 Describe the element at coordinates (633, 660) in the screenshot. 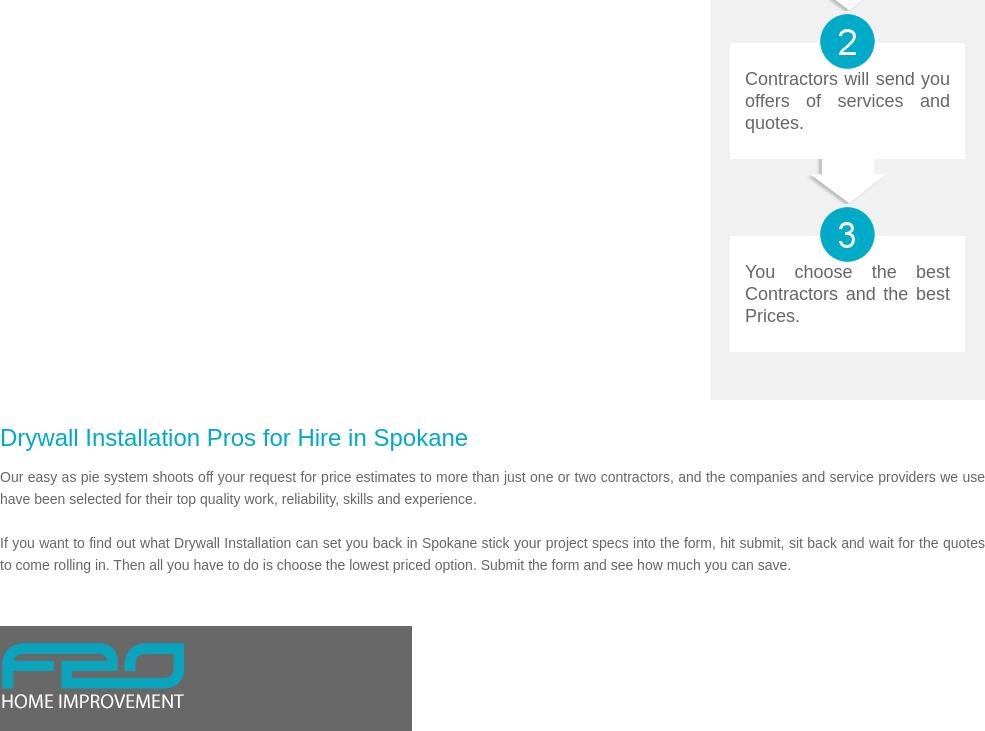

I see `'About'` at that location.